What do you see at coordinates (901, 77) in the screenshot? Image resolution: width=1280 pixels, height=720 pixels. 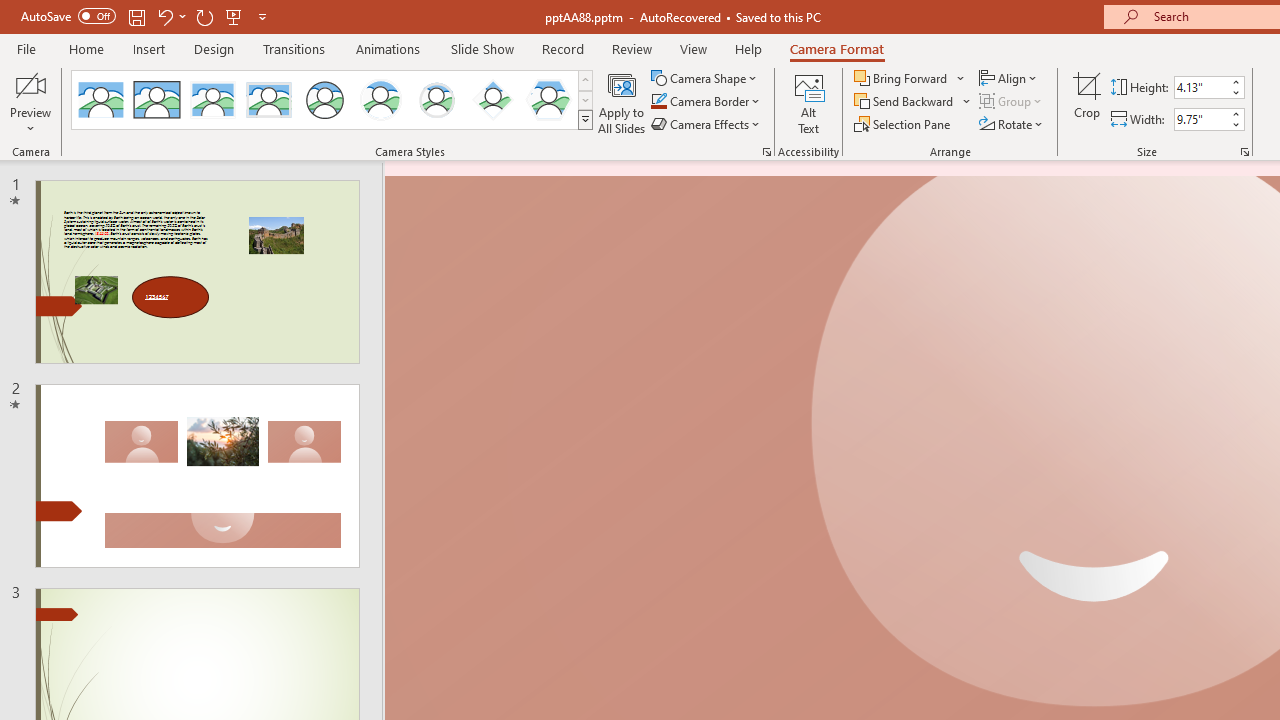 I see `'Bring Forward'` at bounding box center [901, 77].